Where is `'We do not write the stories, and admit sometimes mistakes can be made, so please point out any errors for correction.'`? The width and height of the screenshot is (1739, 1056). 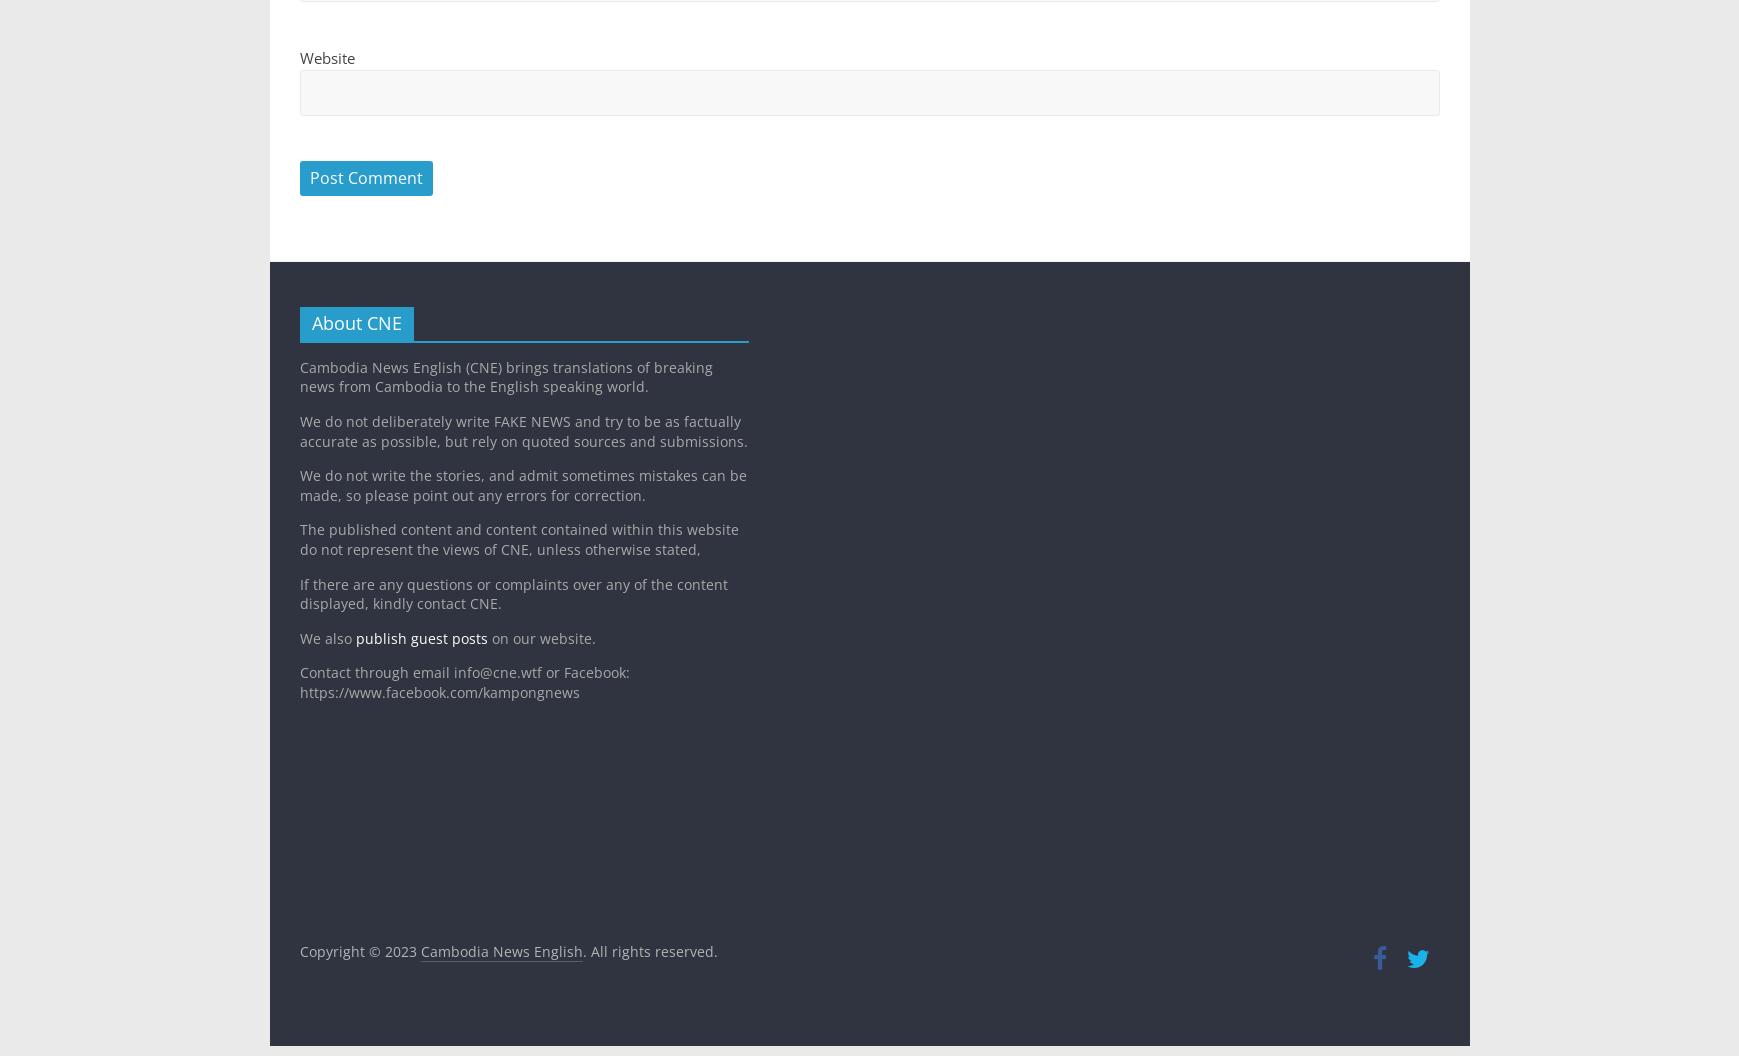
'We do not write the stories, and admit sometimes mistakes can be made, so please point out any errors for correction.' is located at coordinates (298, 484).